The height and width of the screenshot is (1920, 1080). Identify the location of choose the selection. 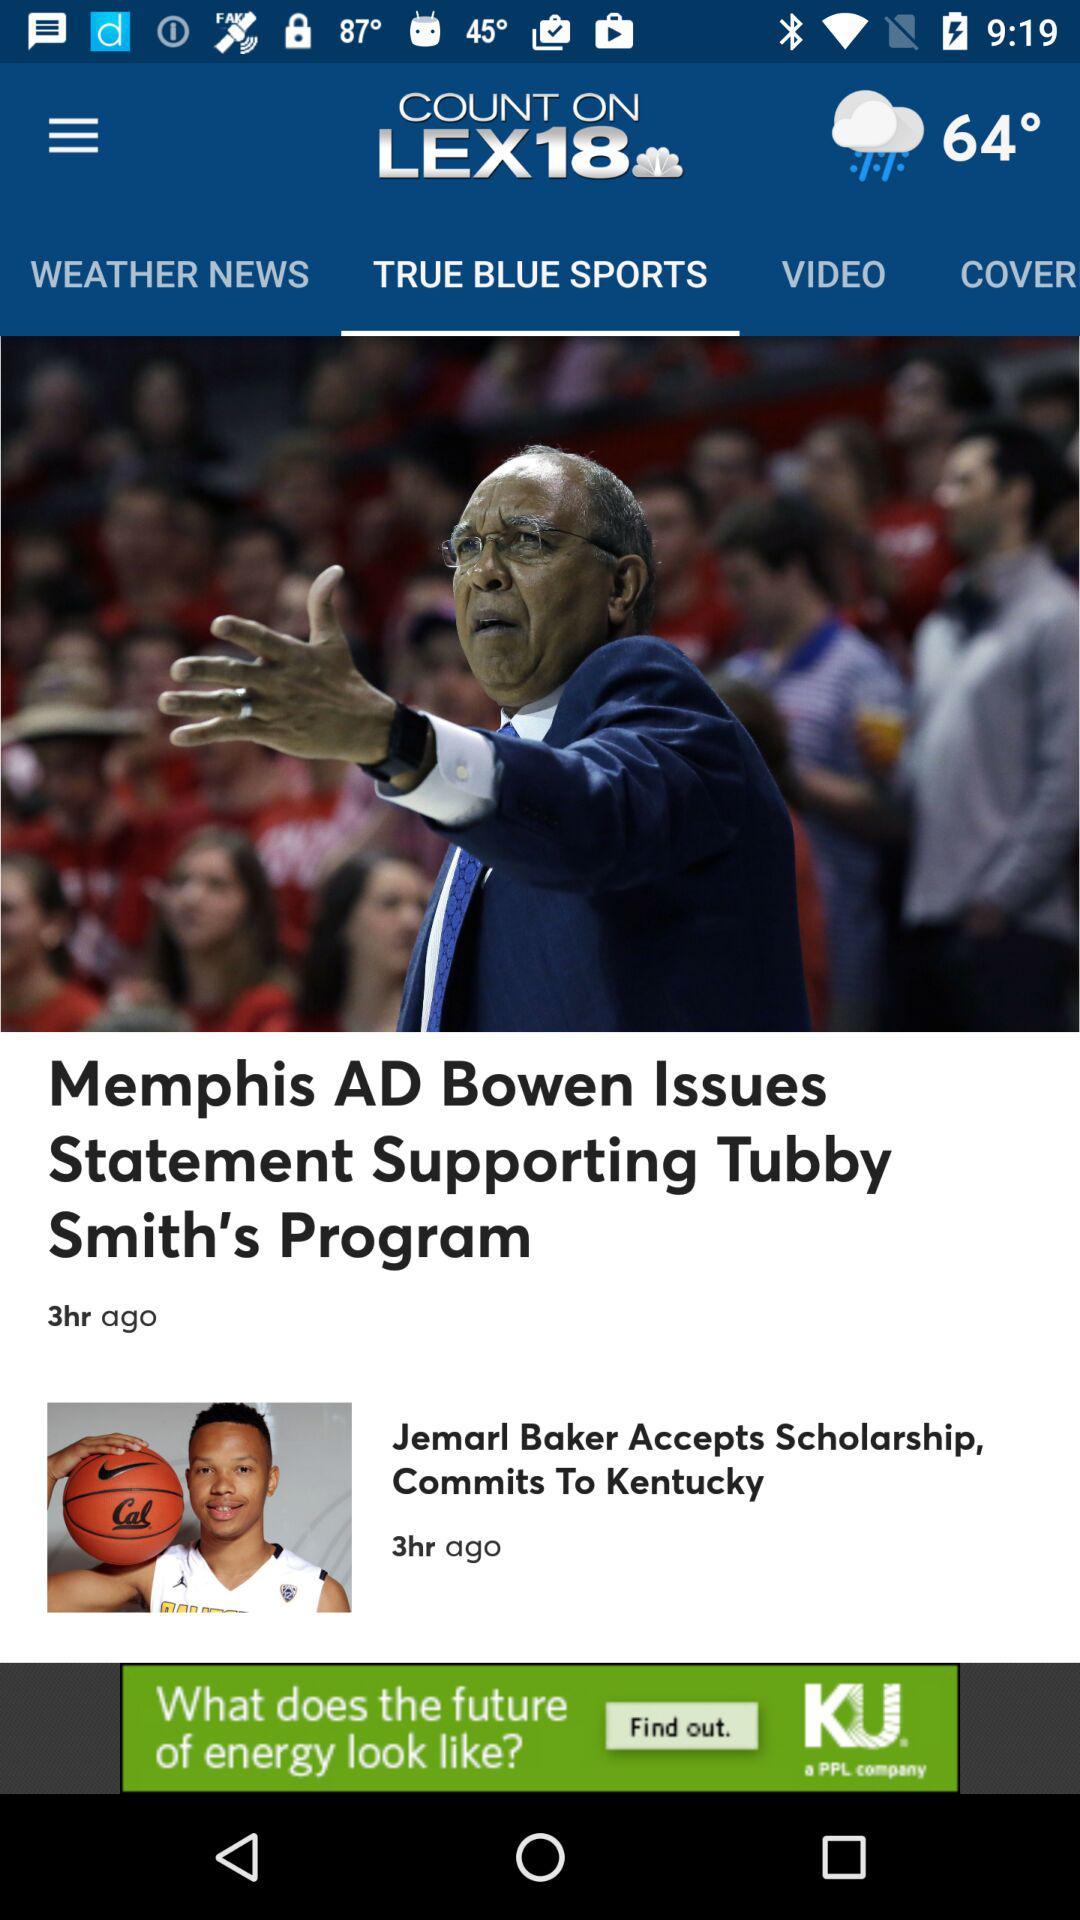
(540, 1727).